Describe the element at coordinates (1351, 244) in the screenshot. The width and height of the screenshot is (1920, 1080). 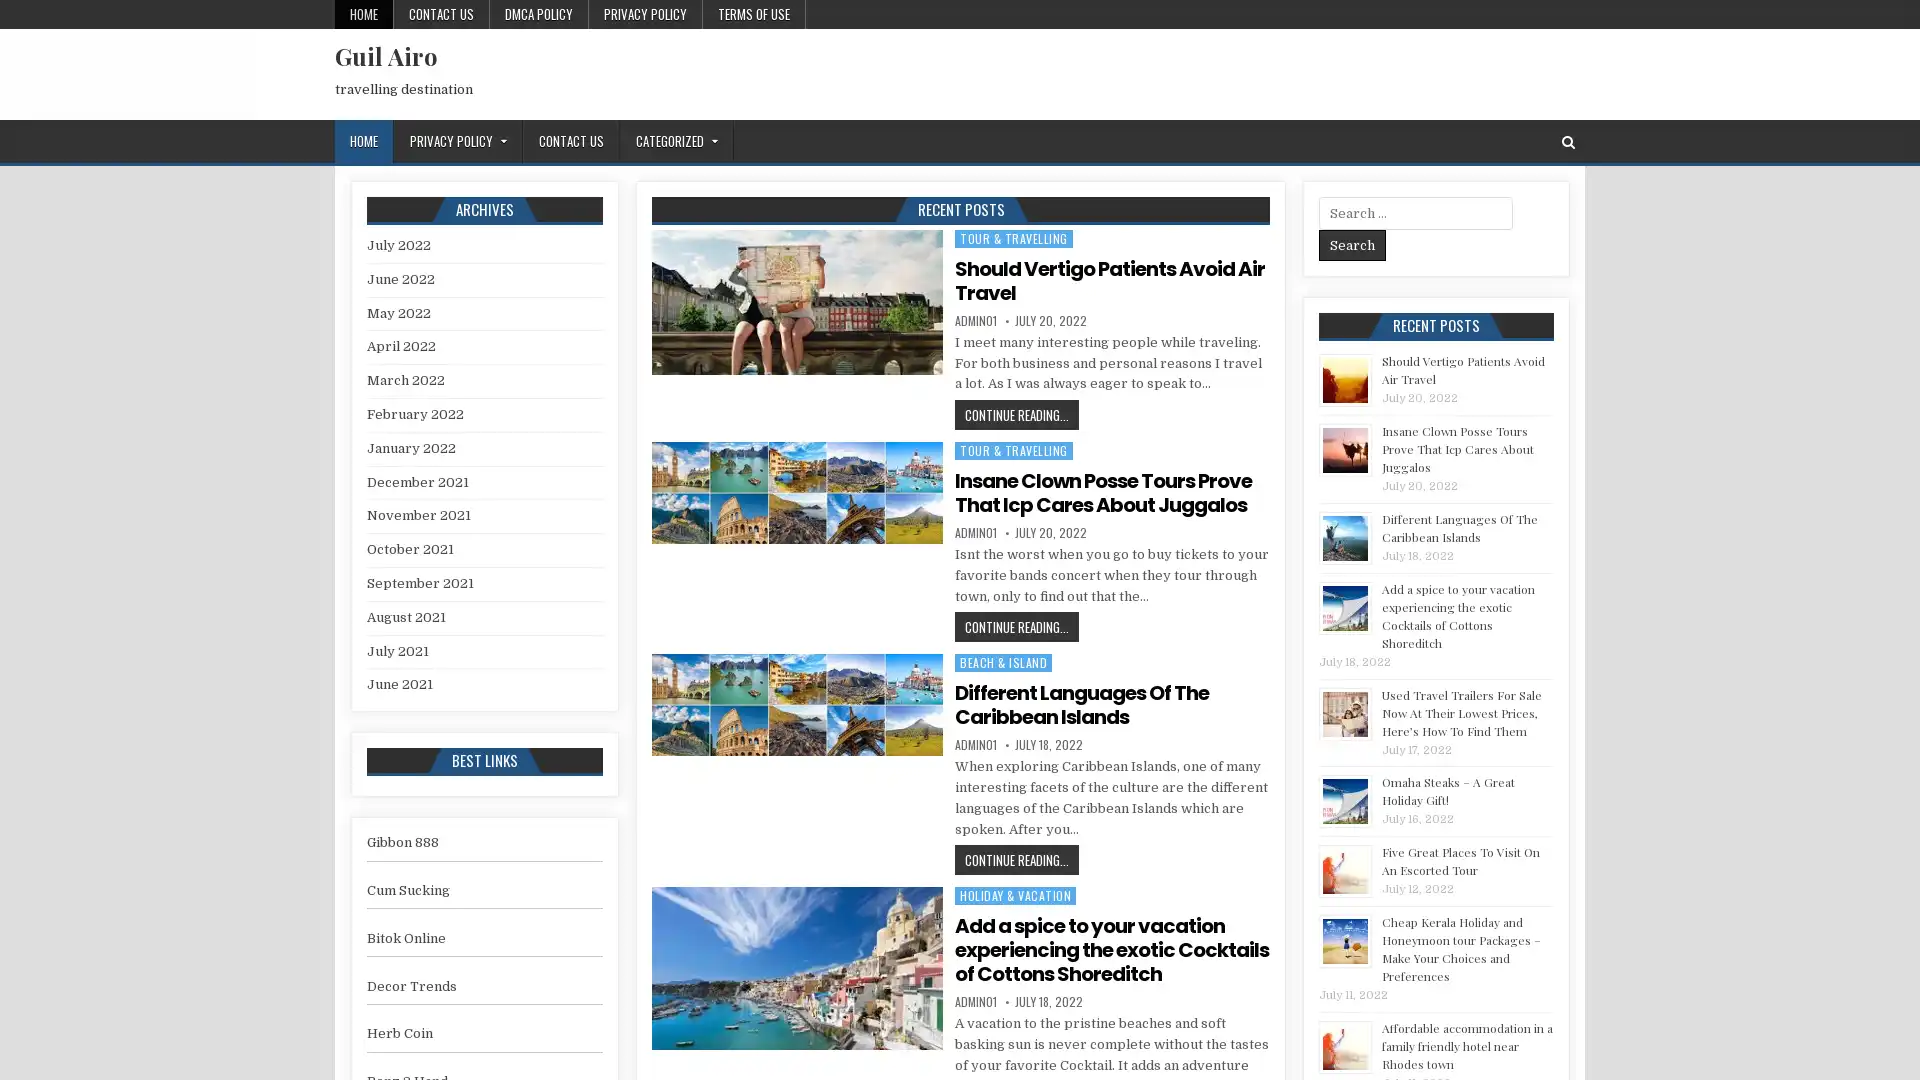
I see `Search` at that location.